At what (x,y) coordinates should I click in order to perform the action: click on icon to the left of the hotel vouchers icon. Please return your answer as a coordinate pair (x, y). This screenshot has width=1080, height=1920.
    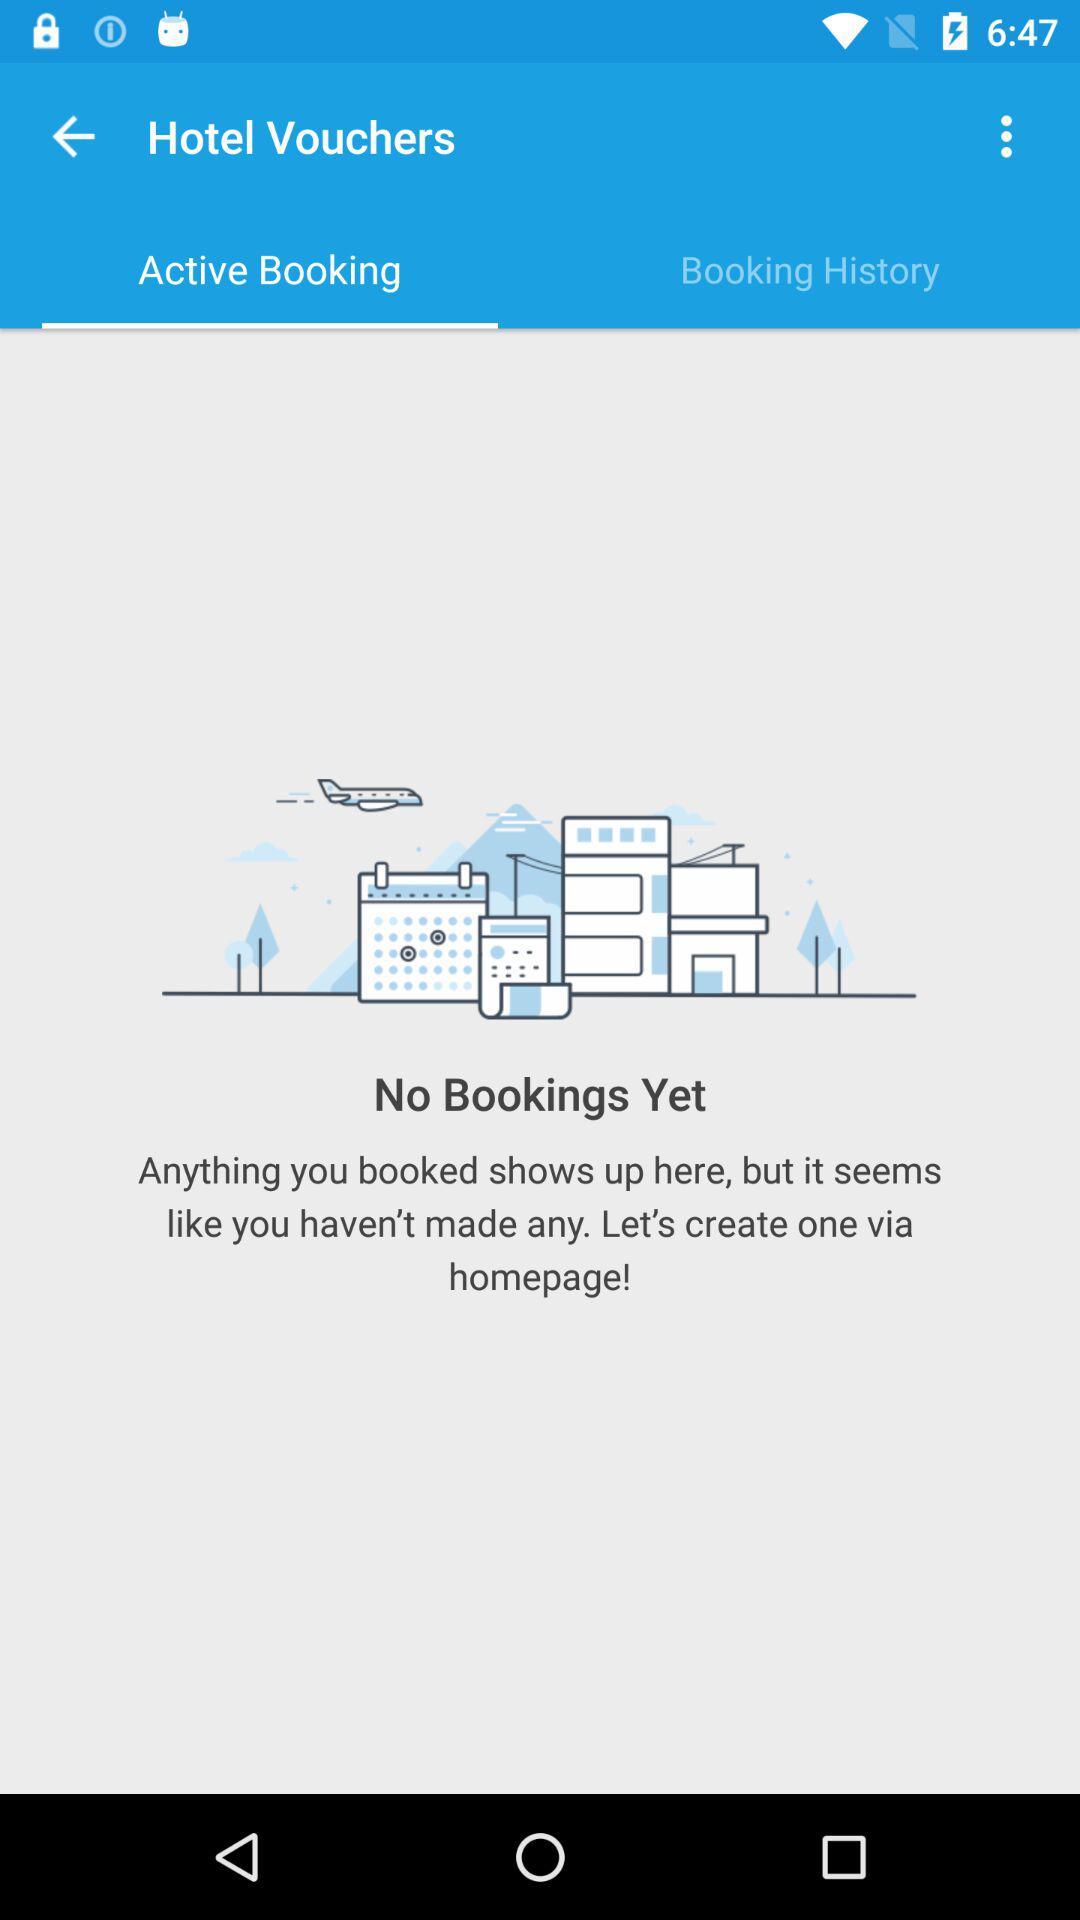
    Looking at the image, I should click on (72, 135).